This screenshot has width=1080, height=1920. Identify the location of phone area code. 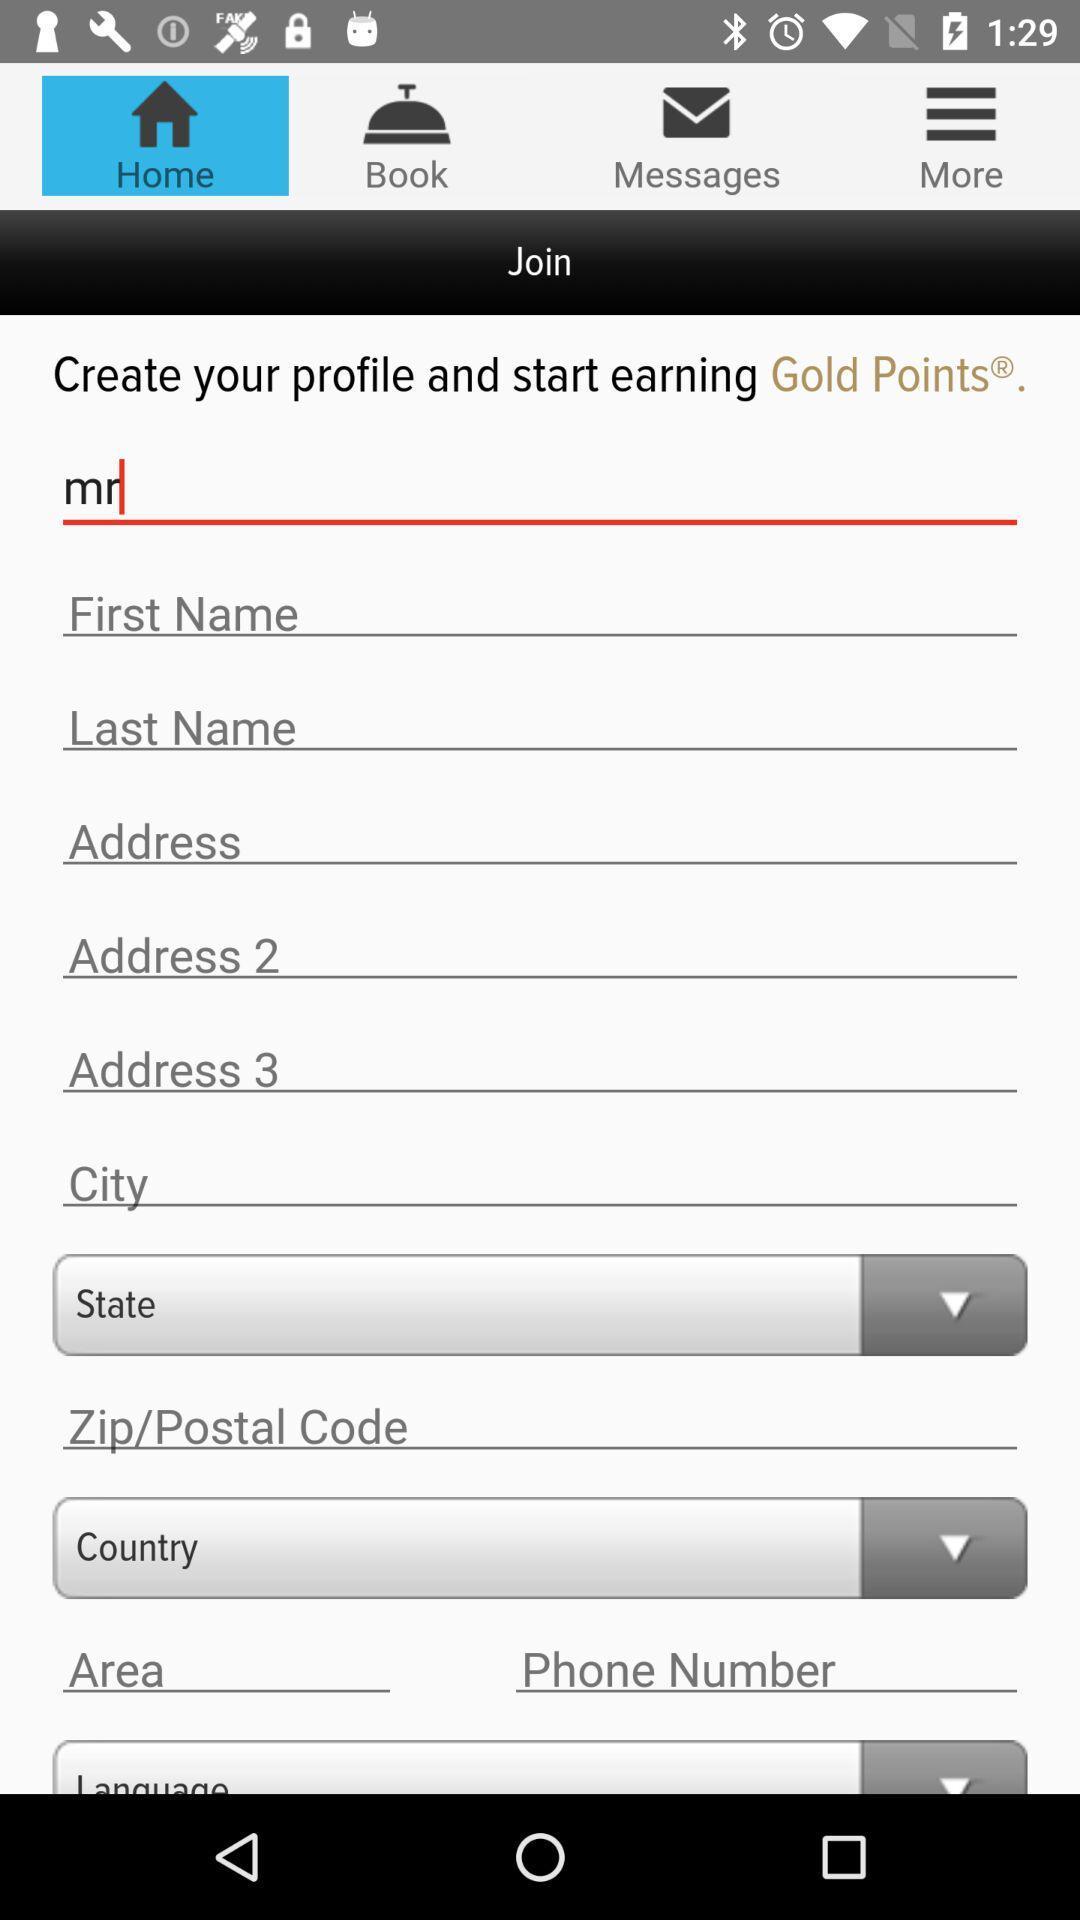
(225, 1669).